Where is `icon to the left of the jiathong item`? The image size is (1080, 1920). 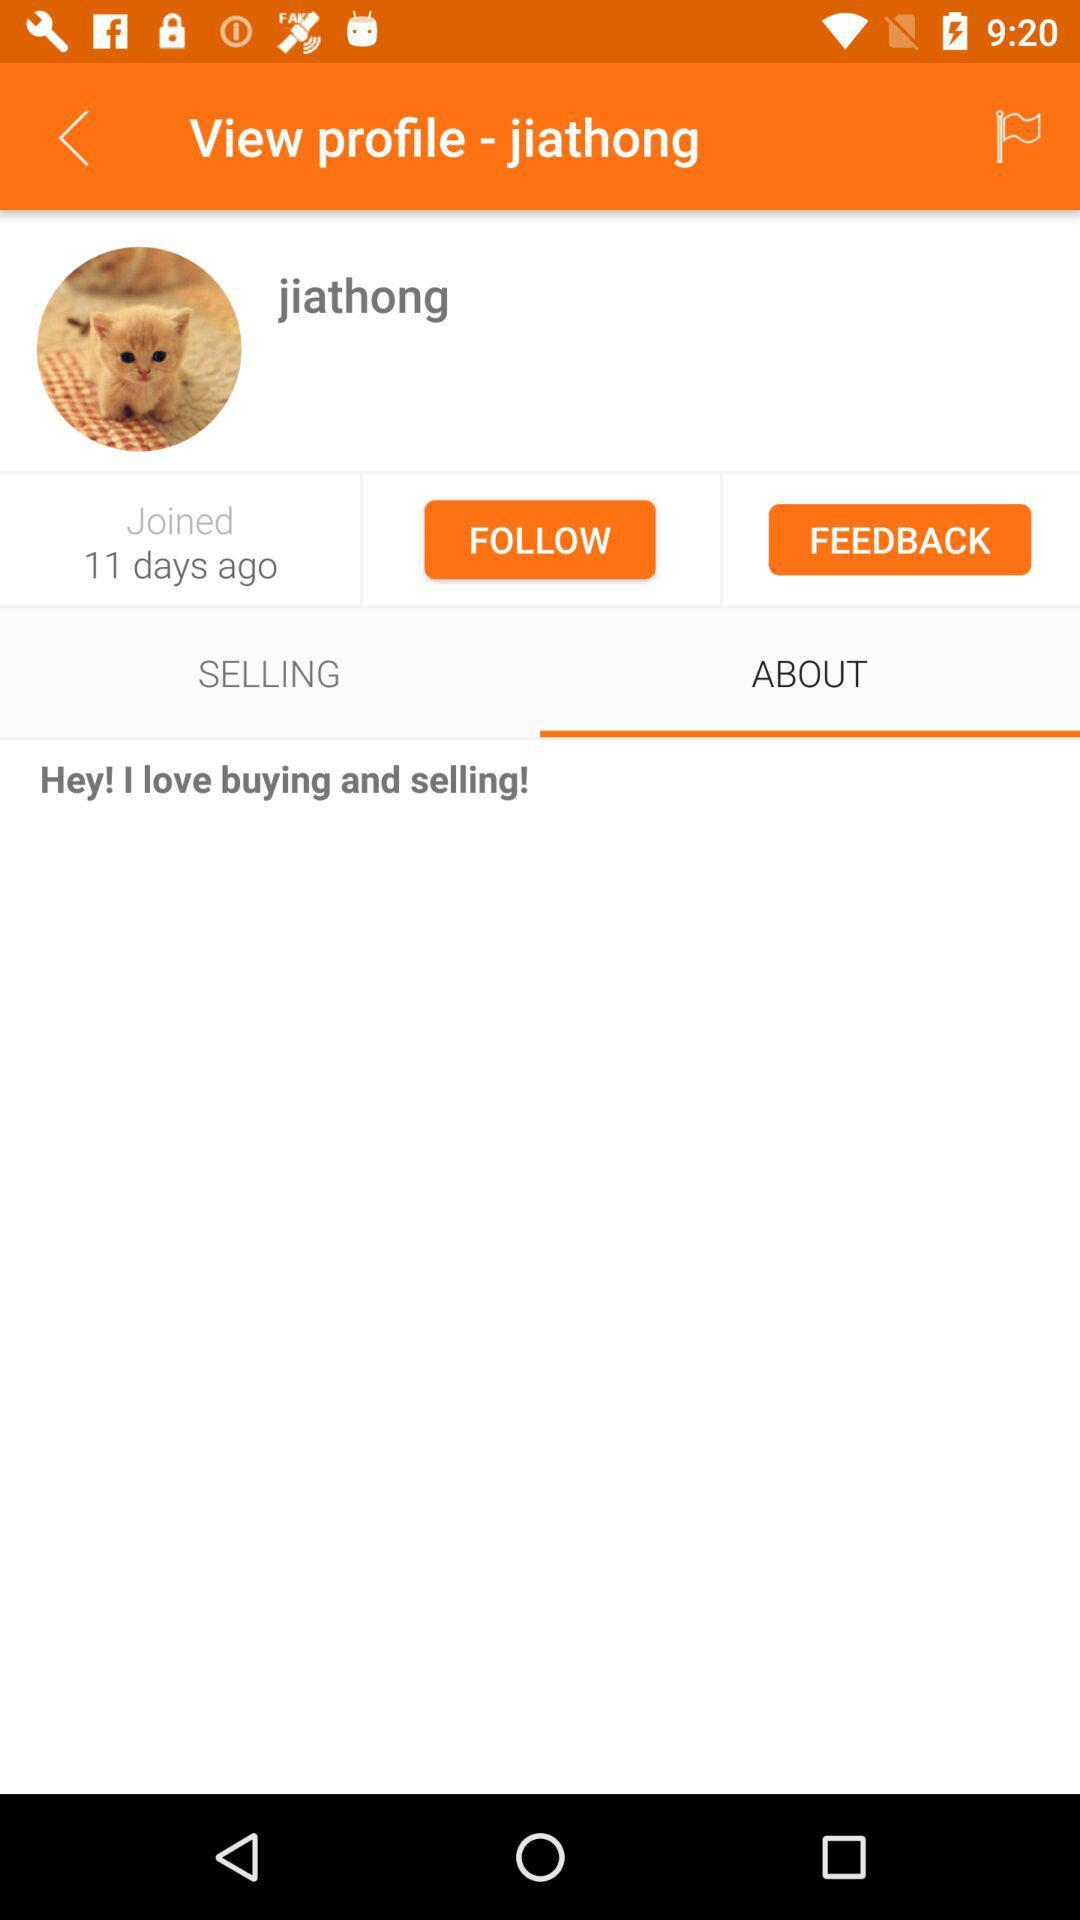
icon to the left of the jiathong item is located at coordinates (138, 349).